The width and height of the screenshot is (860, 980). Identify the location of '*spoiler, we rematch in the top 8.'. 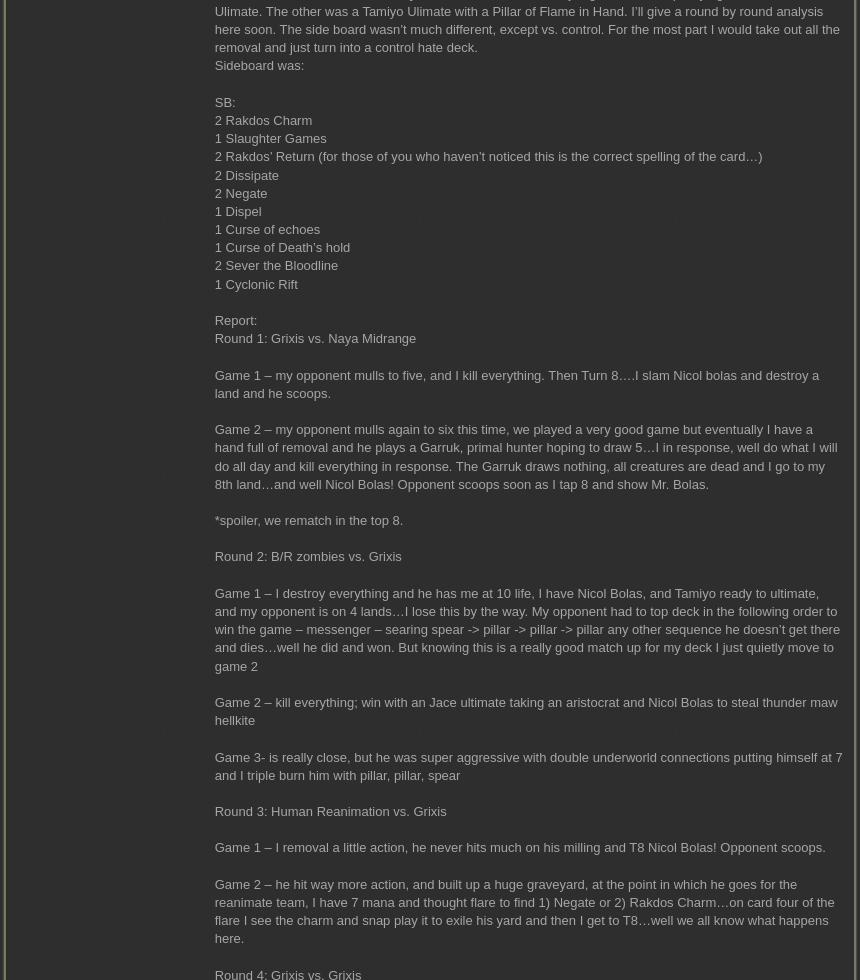
(212, 520).